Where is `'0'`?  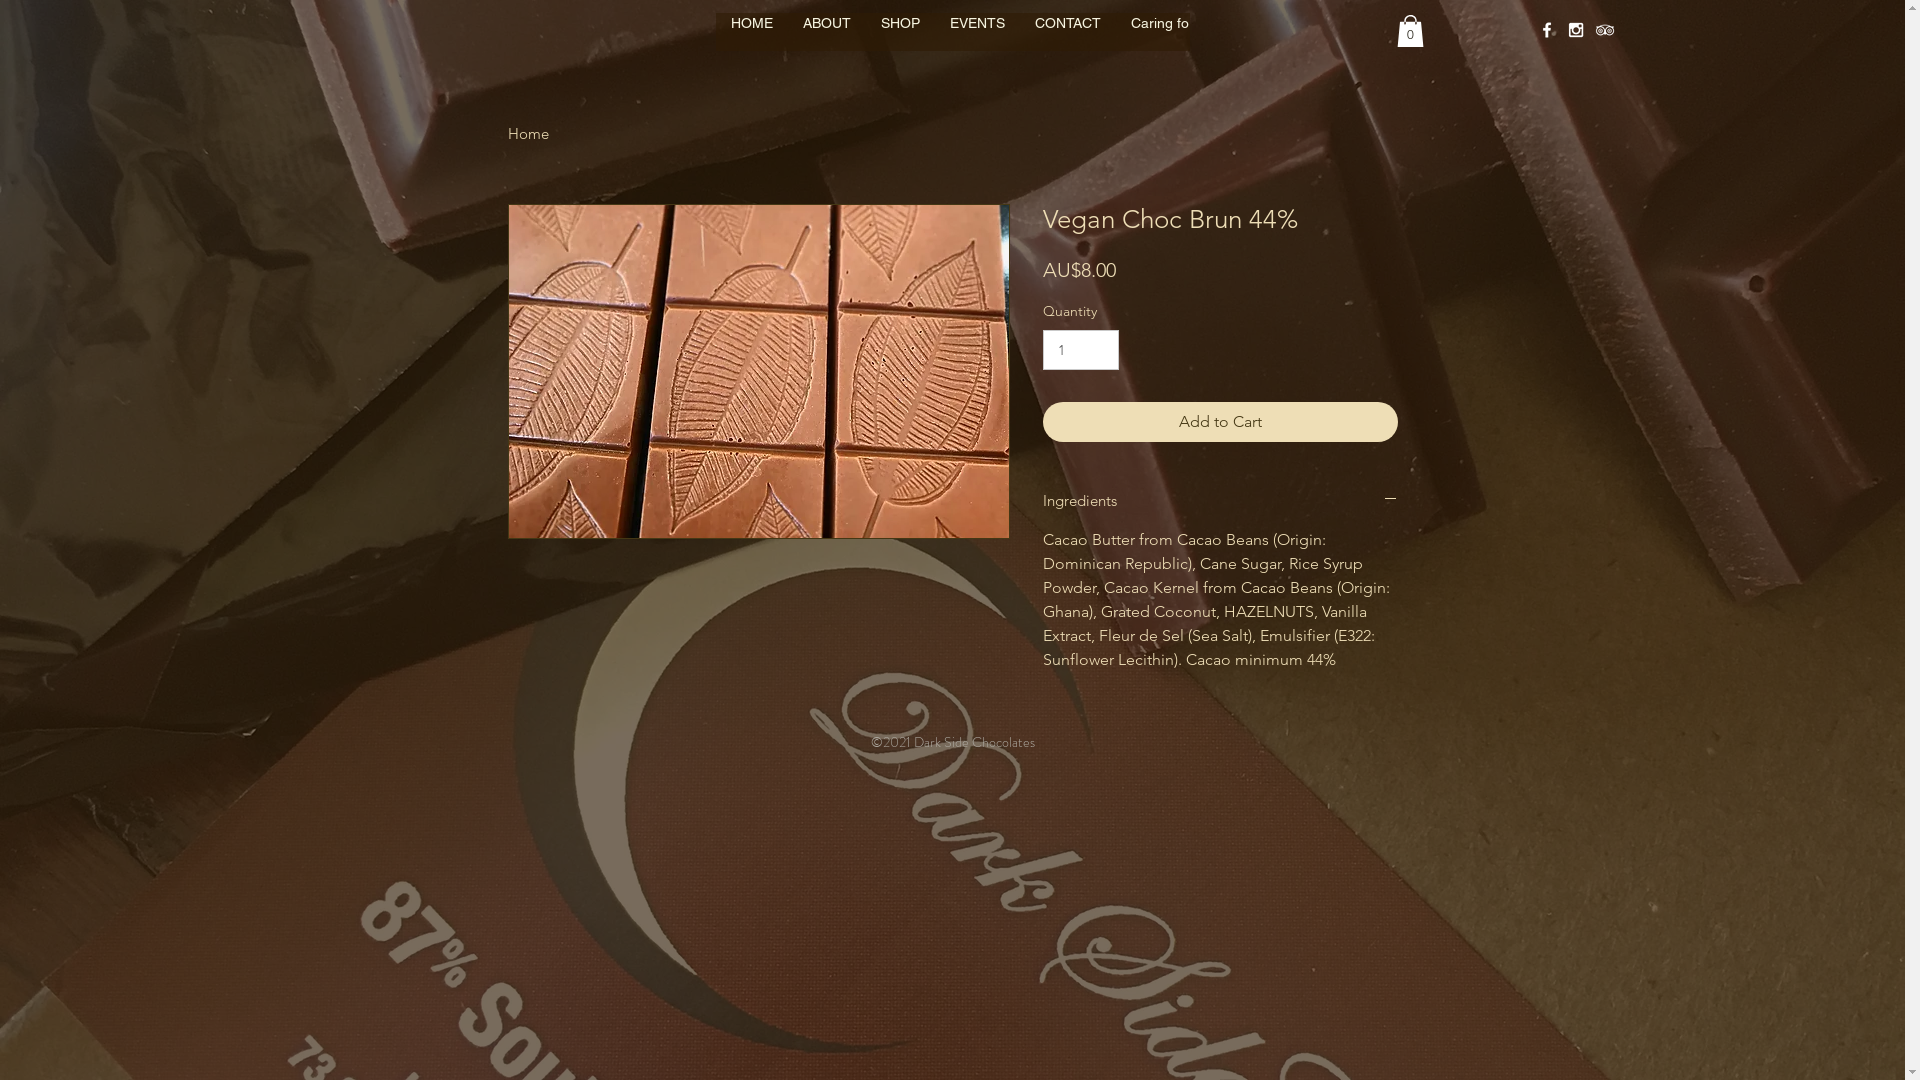 '0' is located at coordinates (1408, 30).